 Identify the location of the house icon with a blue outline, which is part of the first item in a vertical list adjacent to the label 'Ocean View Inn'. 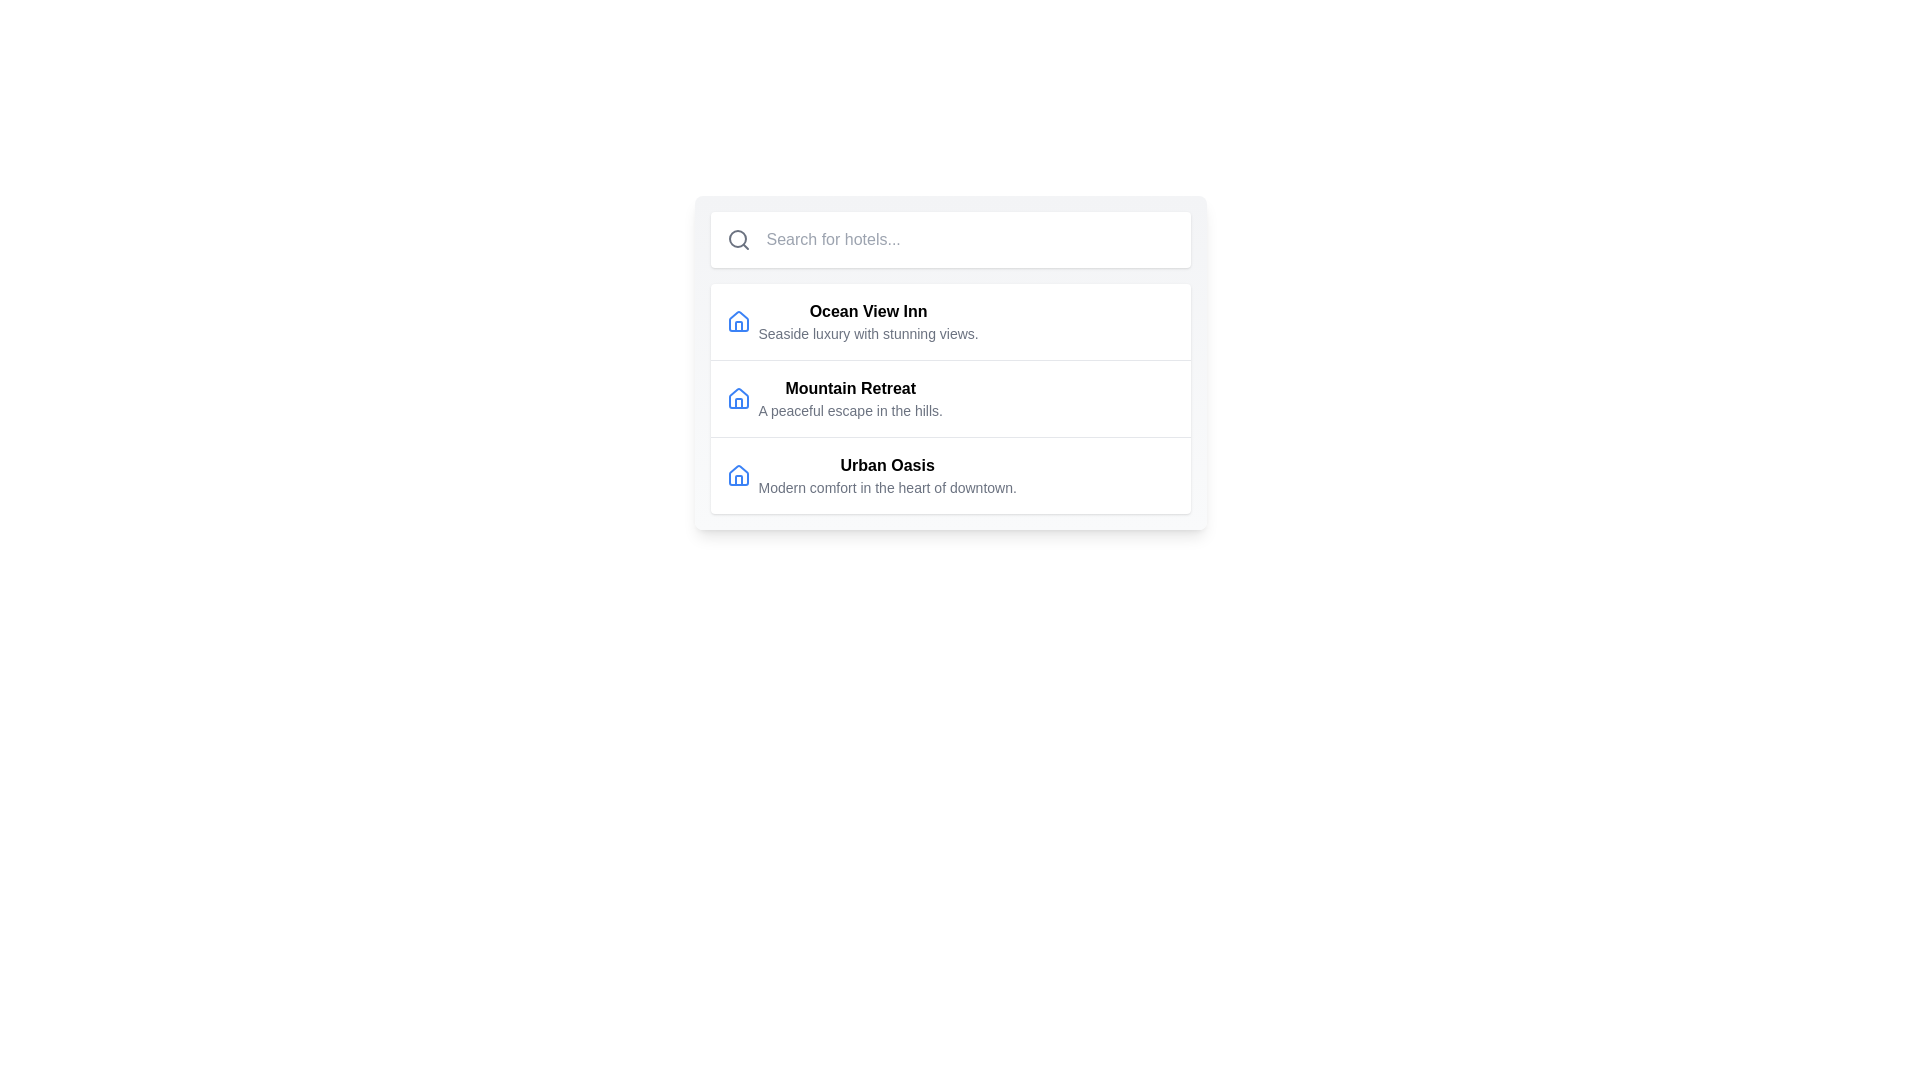
(737, 320).